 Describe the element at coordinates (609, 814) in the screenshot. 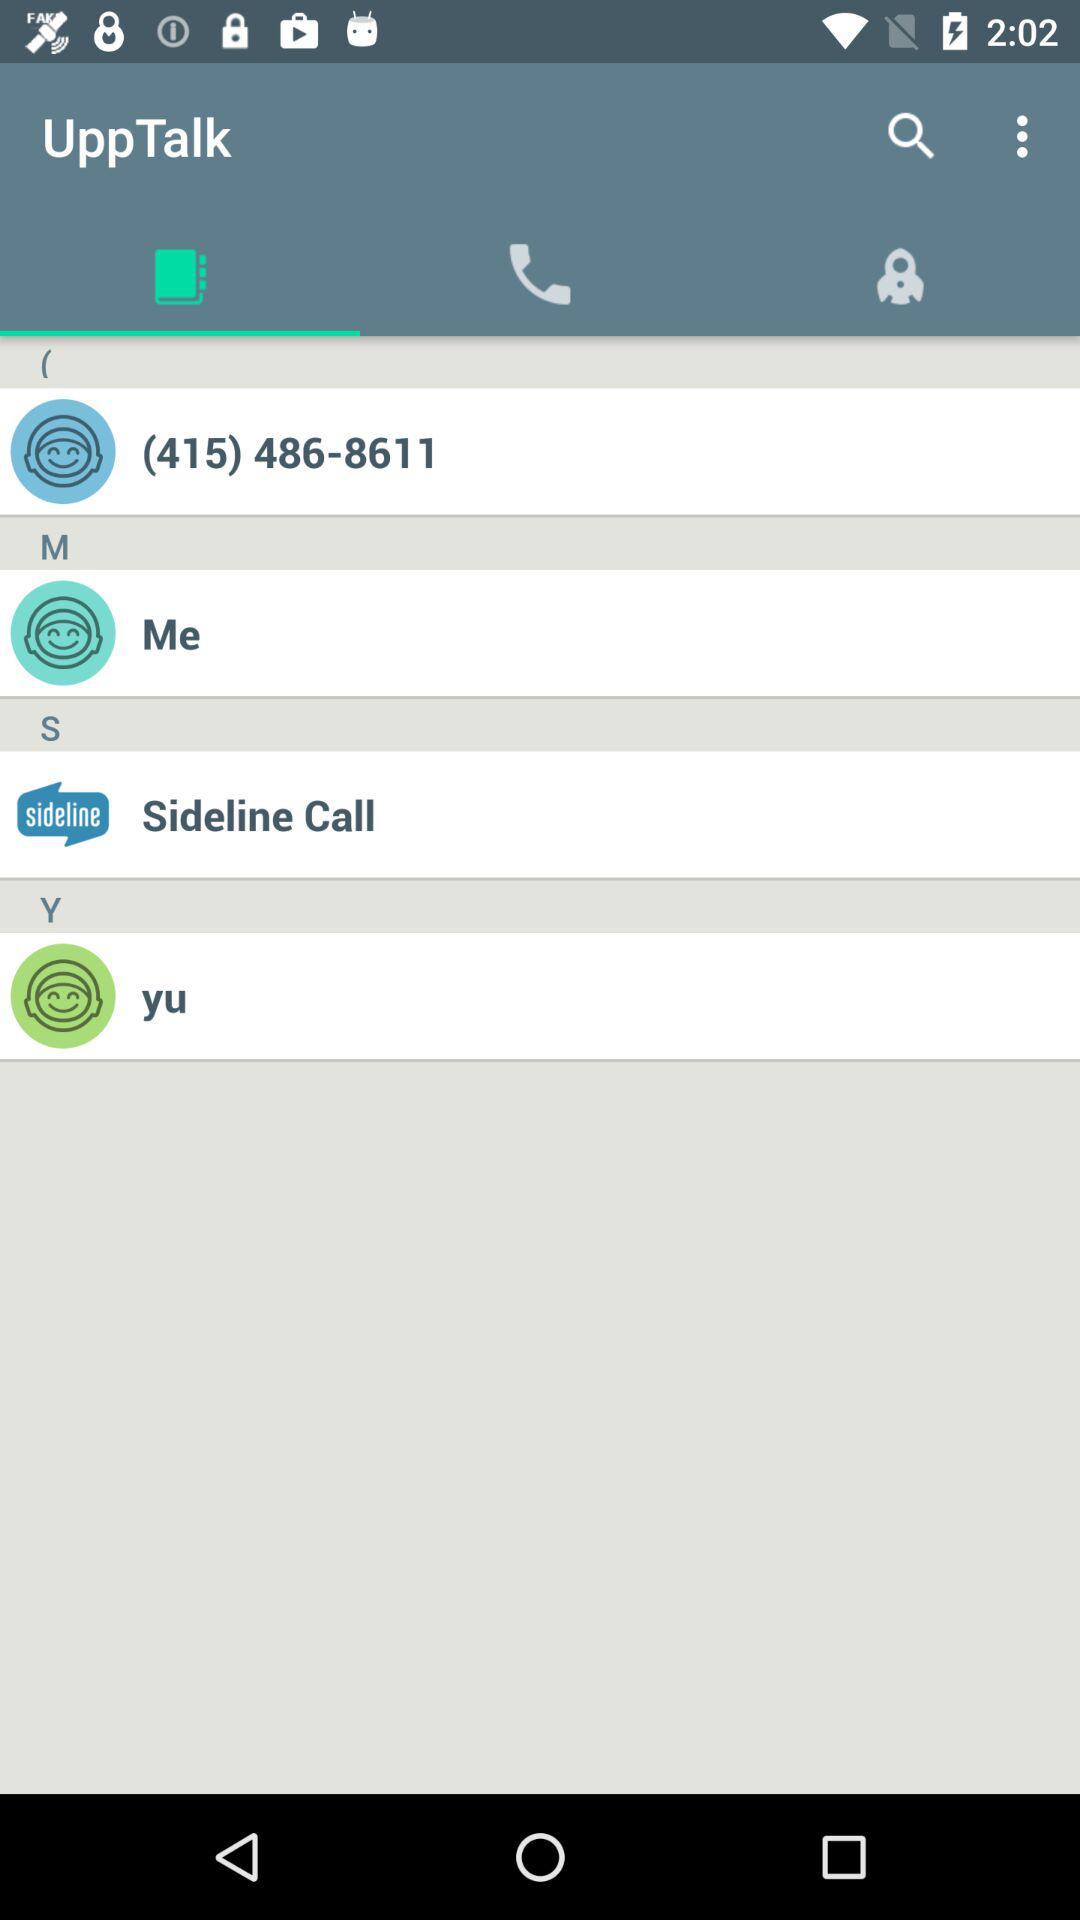

I see `the sideline call icon` at that location.